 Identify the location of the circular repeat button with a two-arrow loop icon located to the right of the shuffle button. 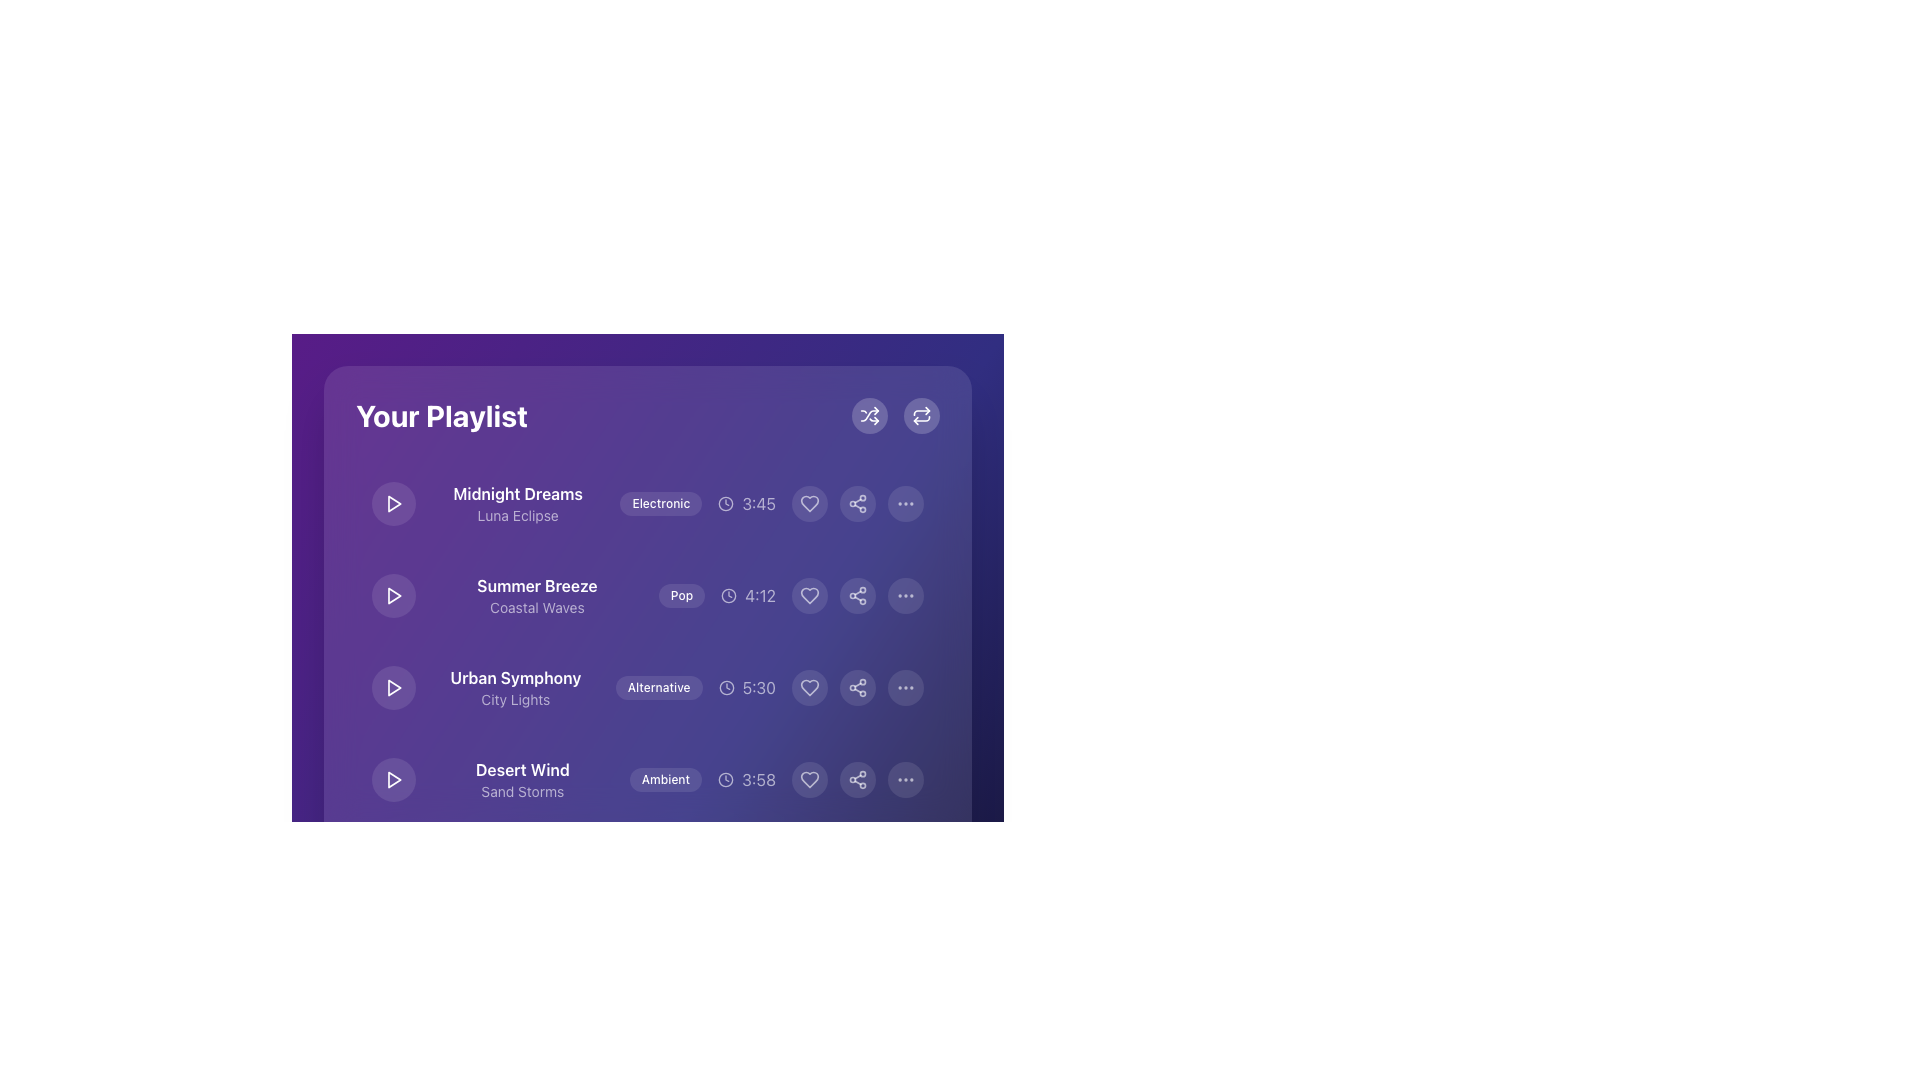
(920, 415).